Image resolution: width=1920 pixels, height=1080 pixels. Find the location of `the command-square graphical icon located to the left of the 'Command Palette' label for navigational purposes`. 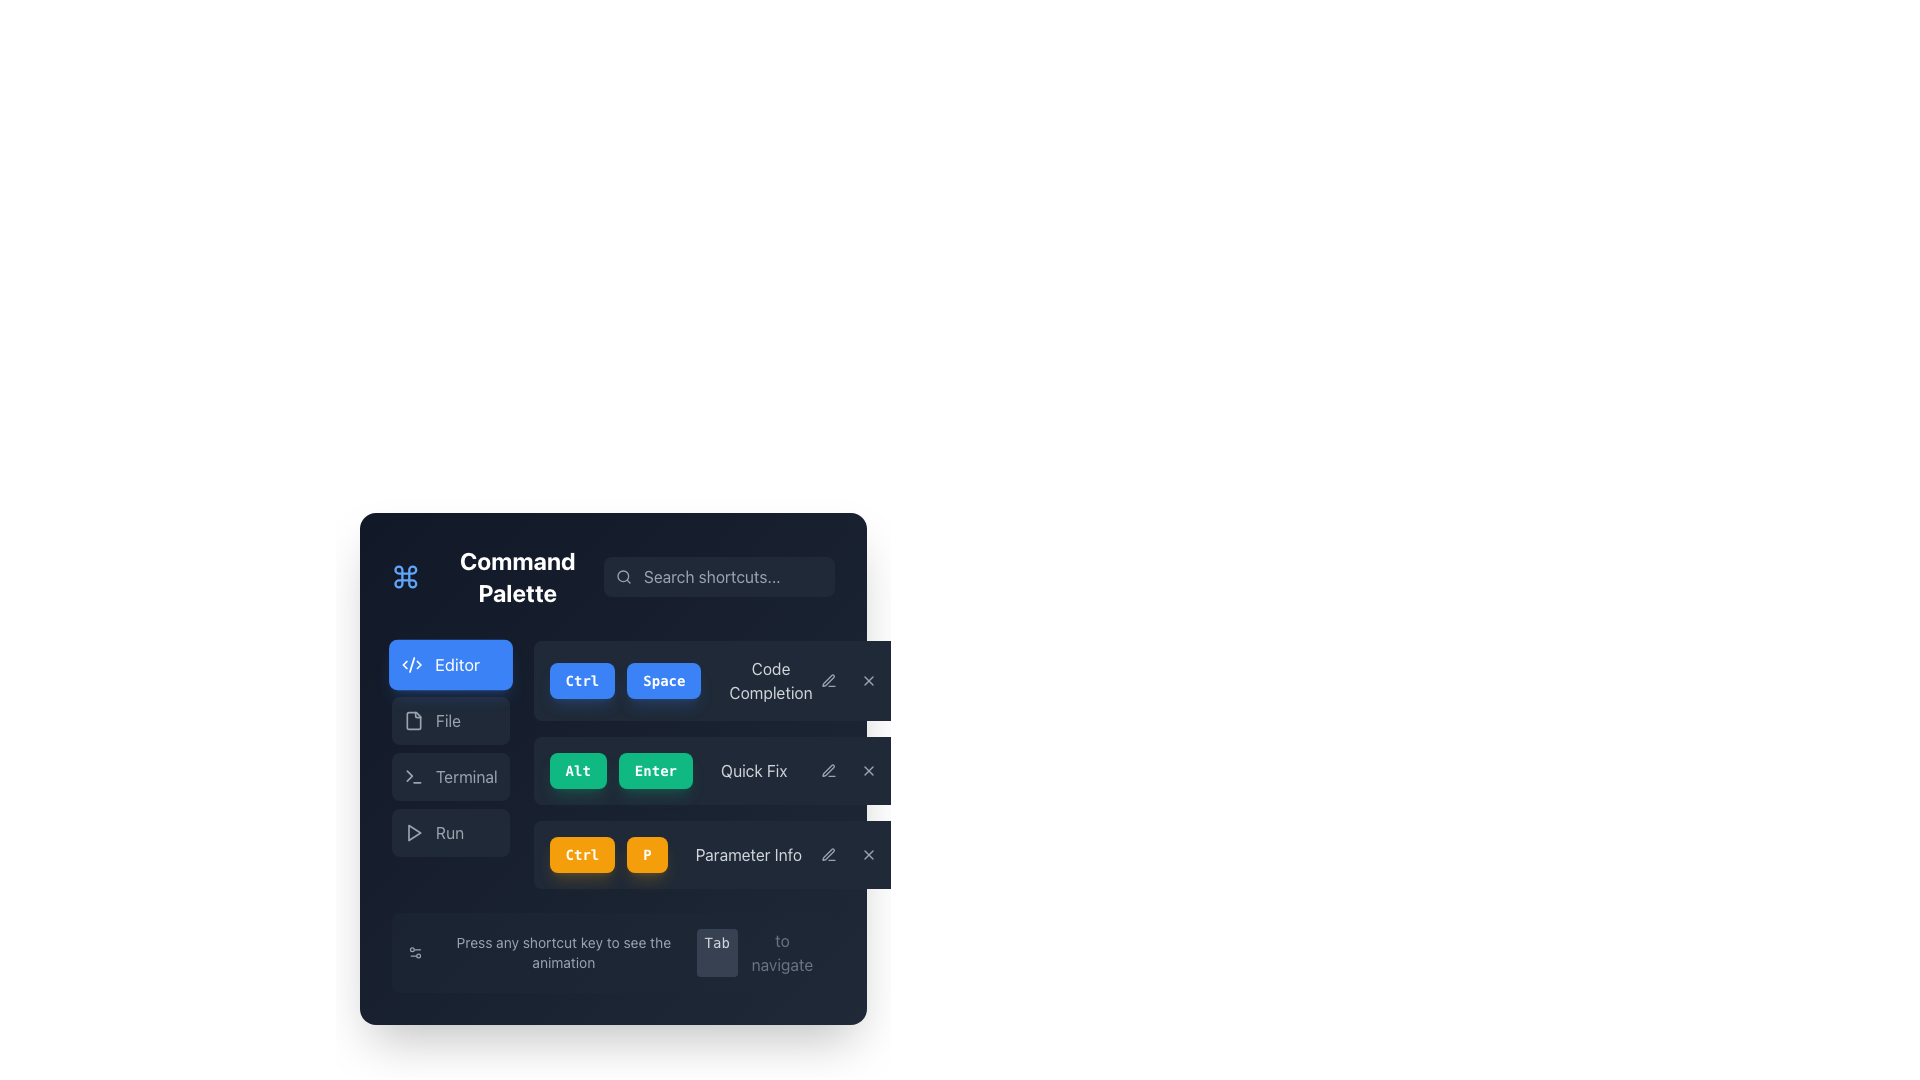

the command-square graphical icon located to the left of the 'Command Palette' label for navigational purposes is located at coordinates (404, 577).